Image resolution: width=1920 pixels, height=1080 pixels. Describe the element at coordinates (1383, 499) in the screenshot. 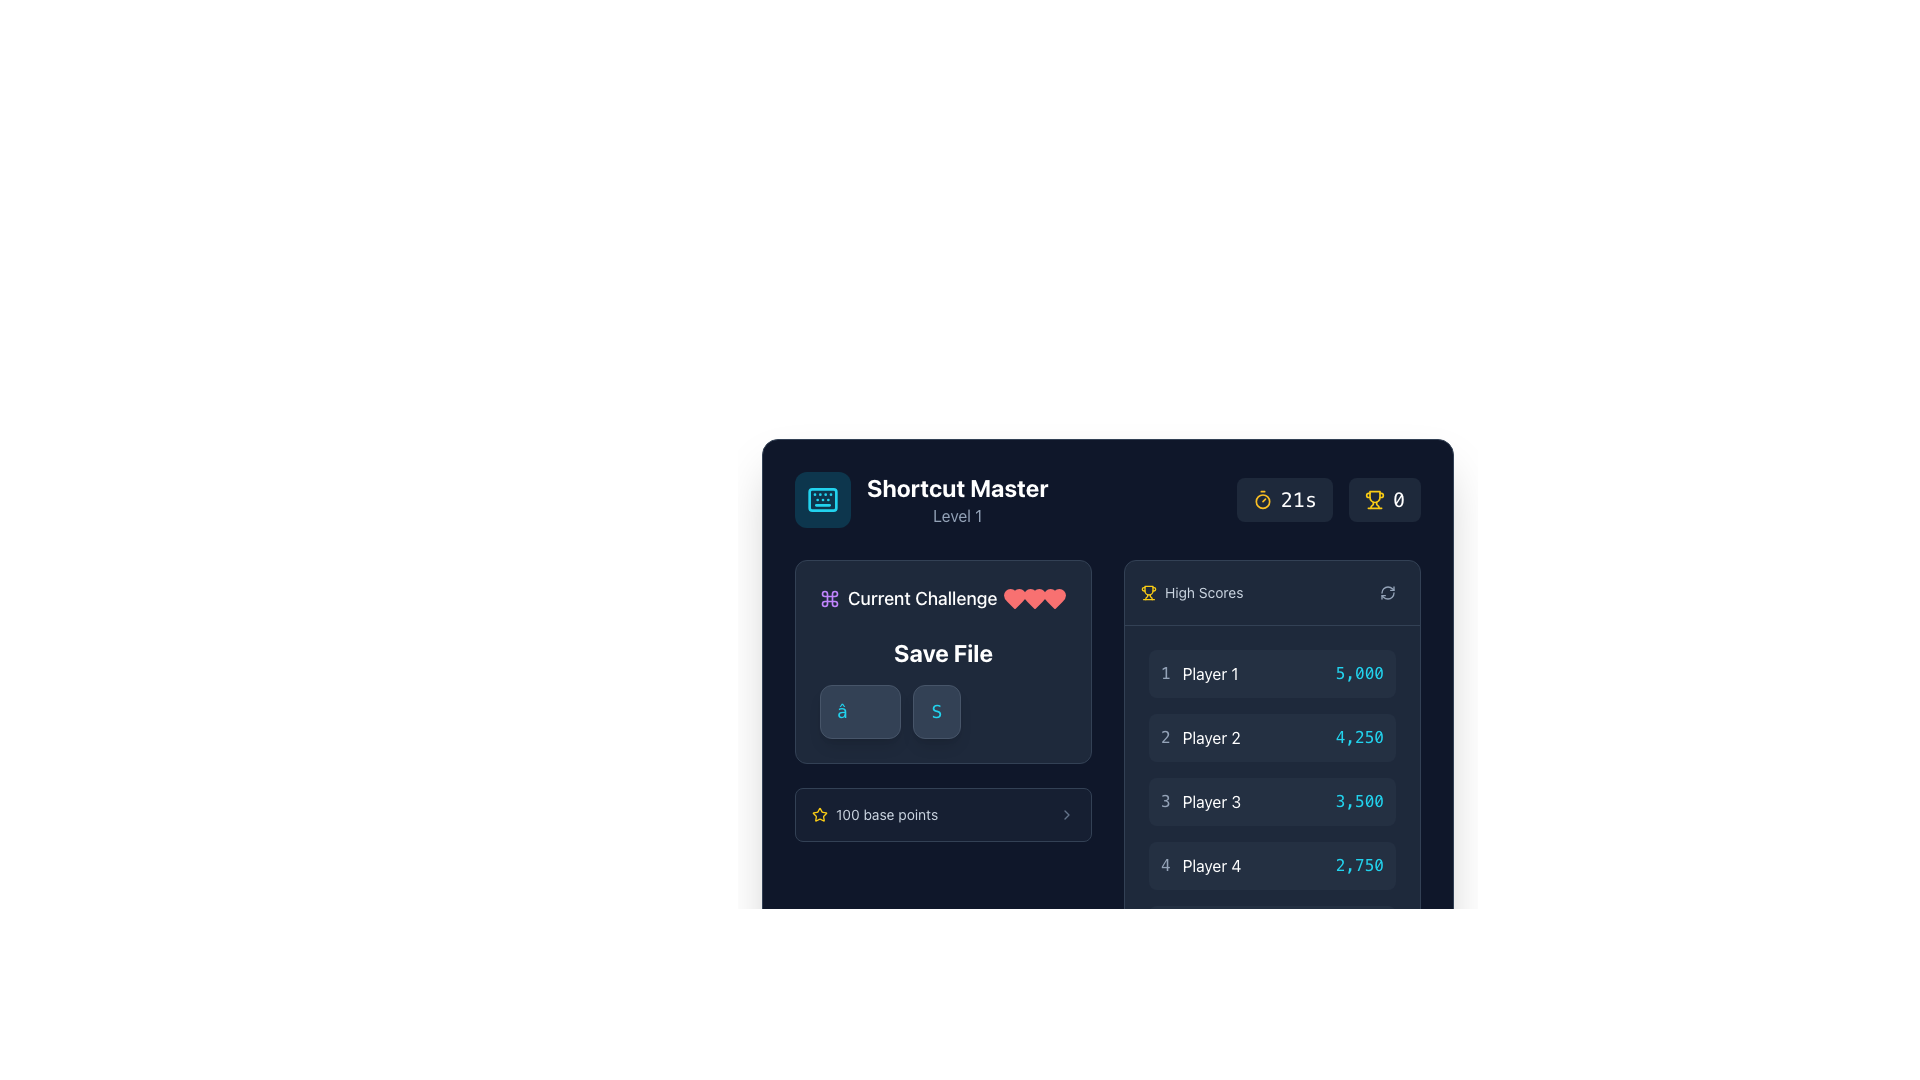

I see `the value displayed on the Badge with a dark slate background, yellow trophy icon, and white number '0' in a mono-spaced font located in the top-right corner of the interface` at that location.